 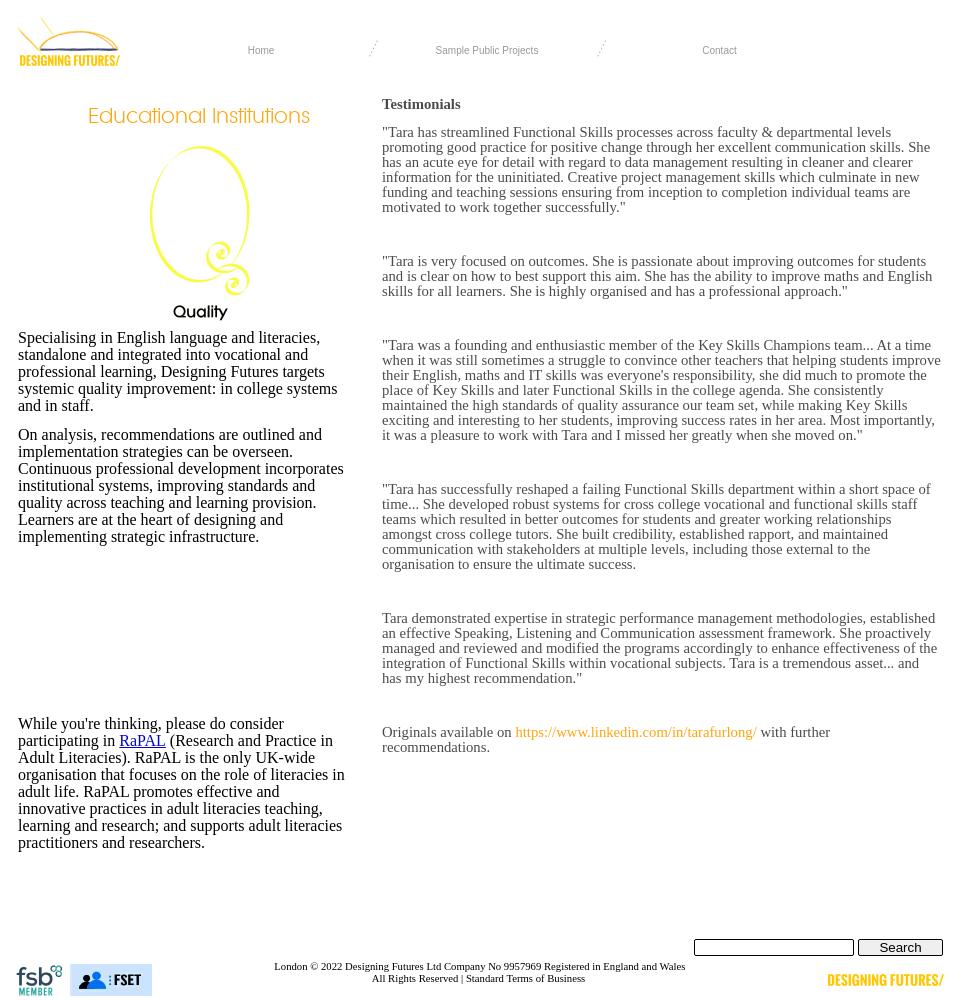 What do you see at coordinates (380, 526) in the screenshot?
I see `'"Tara has successfully reshaped a failing Functional Skills department within a short space of time... She developed robust systems for cross college vocational and functional skills staff teams which resulted in better outcomes for students and greater working relationships amongst cross college tutors. She built credibility, established rapport, and maintained communication with stakeholders at multiple levels, including those external to the organisation to ensure the ultimate success.'` at bounding box center [380, 526].